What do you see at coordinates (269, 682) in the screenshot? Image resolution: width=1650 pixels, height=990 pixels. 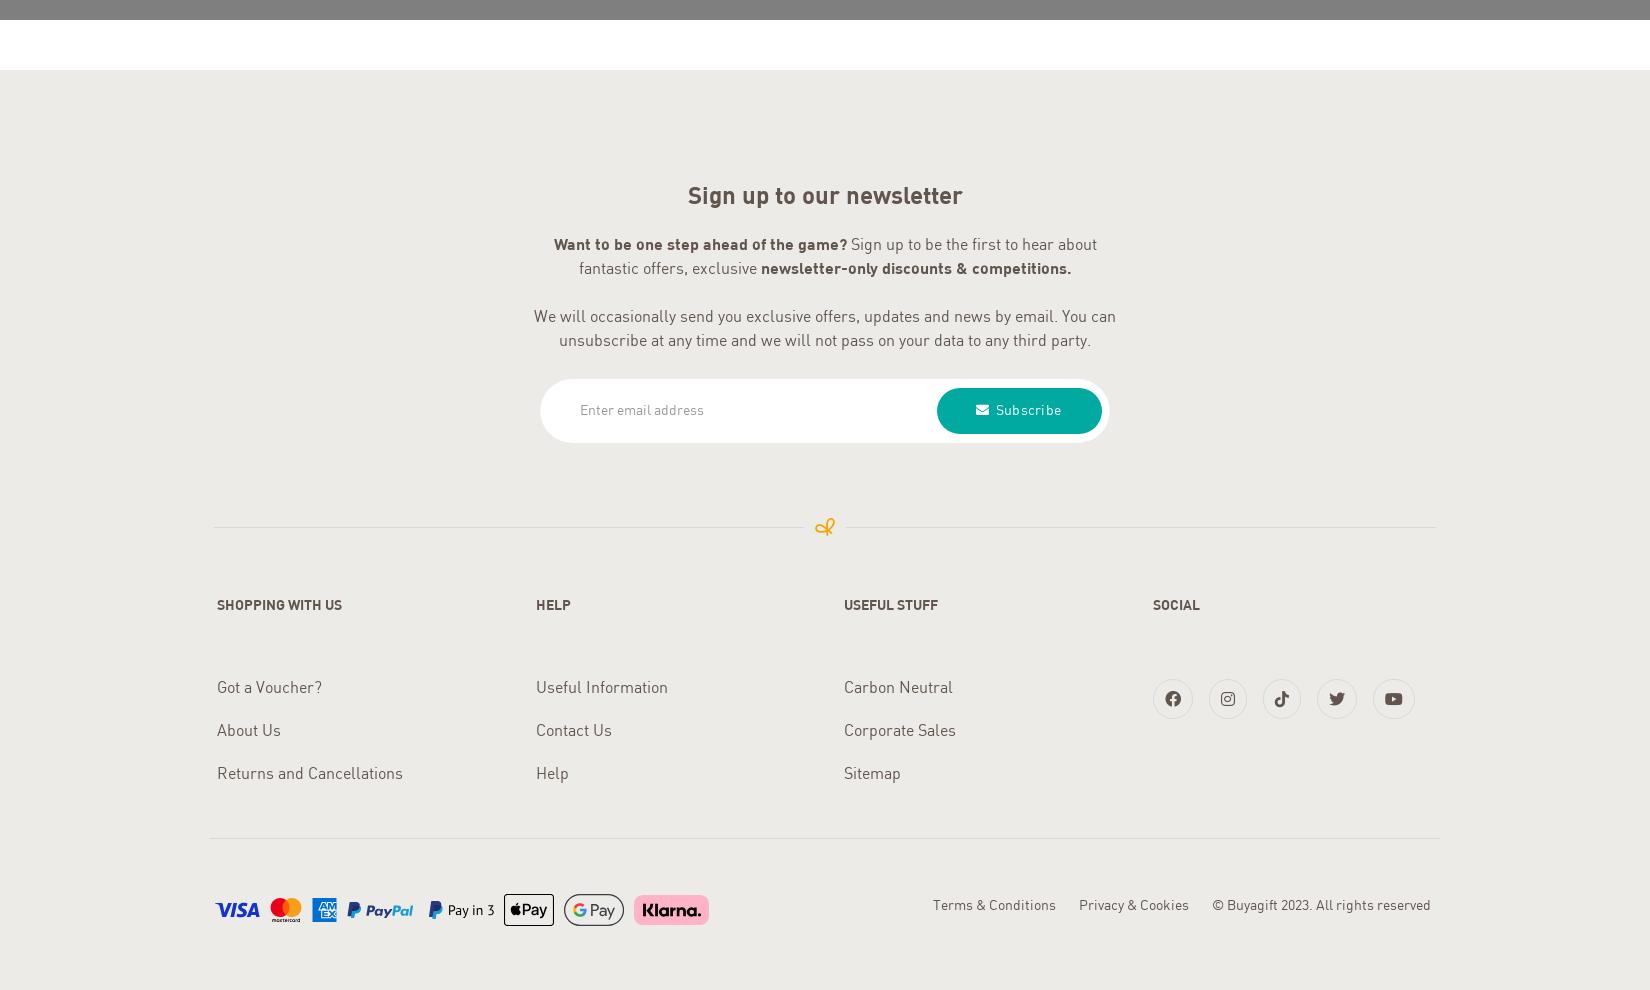 I see `'Got a Voucher?'` at bounding box center [269, 682].